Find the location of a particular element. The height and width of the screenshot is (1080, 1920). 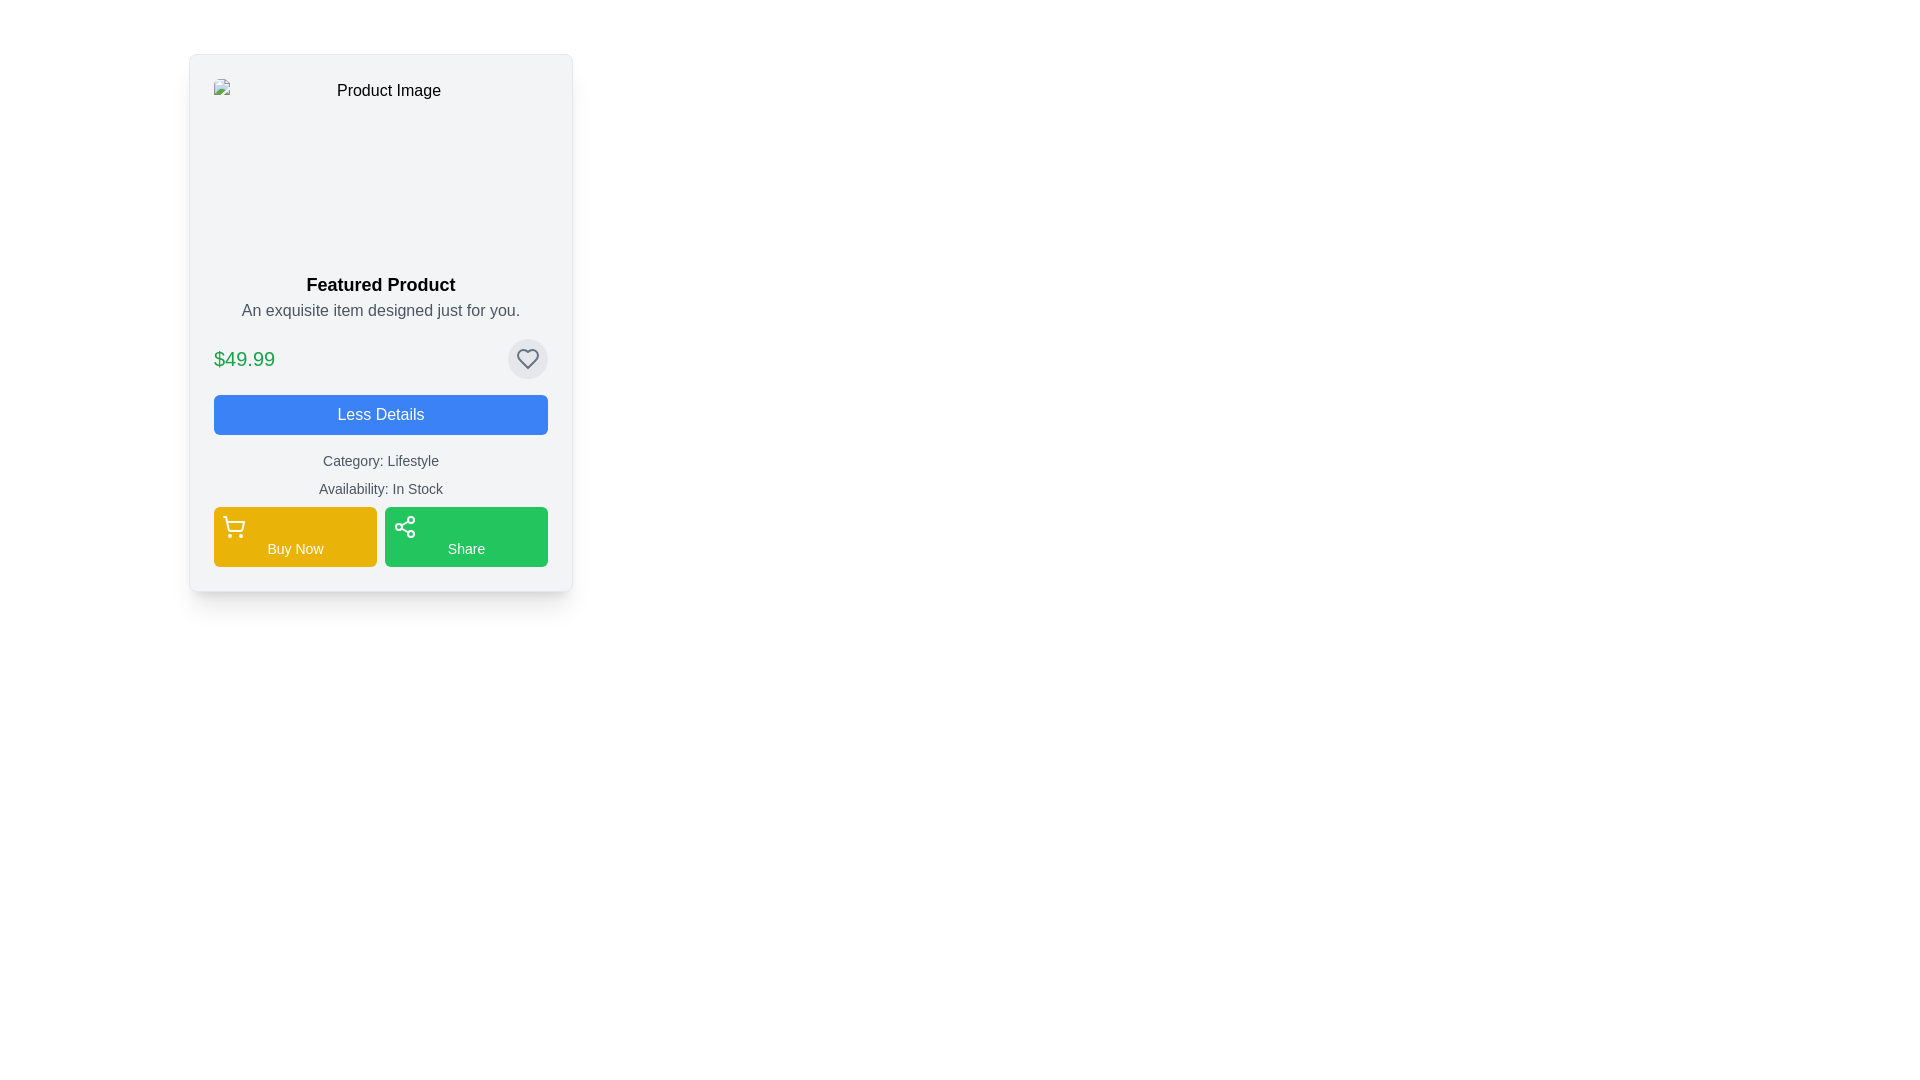

the Text Label that serves as a heading or title for the product displayed in the card, located immediately below the product image and above the description text is located at coordinates (380, 285).